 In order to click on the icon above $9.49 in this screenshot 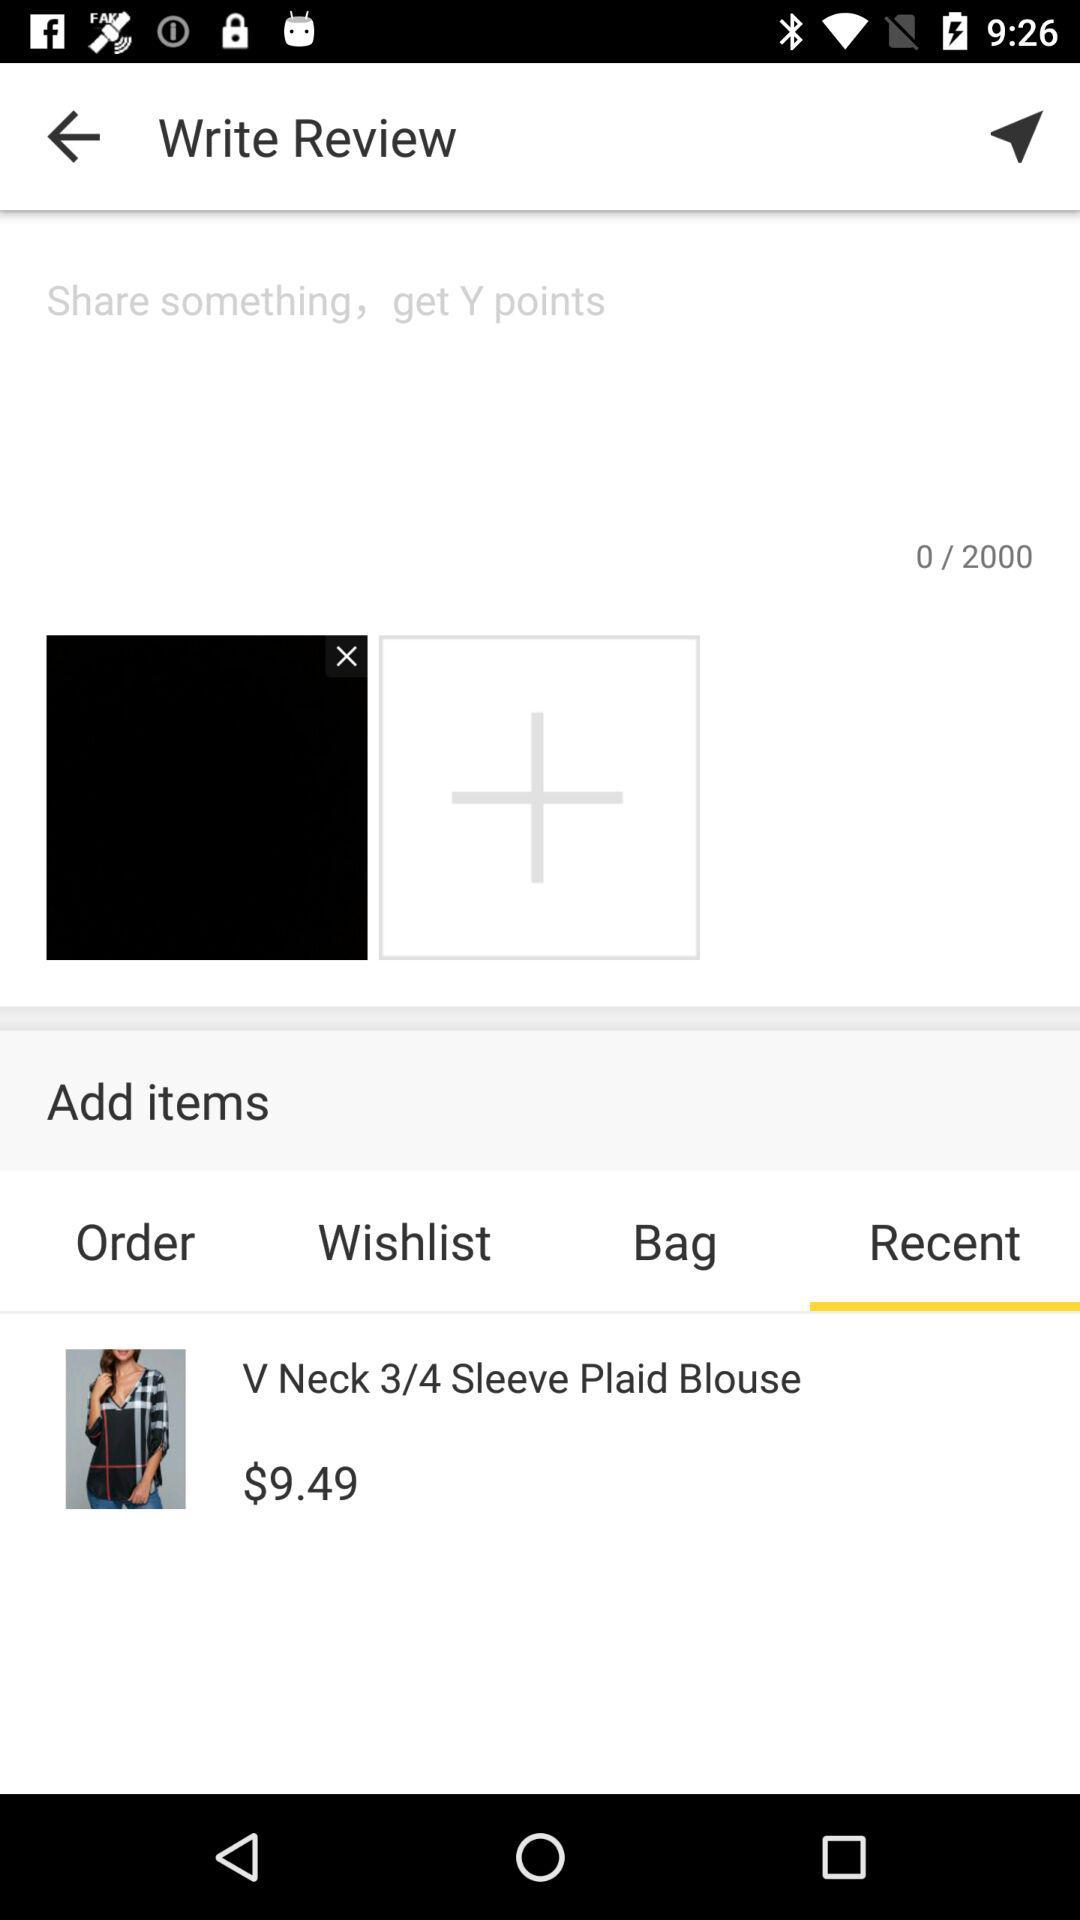, I will do `click(520, 1375)`.